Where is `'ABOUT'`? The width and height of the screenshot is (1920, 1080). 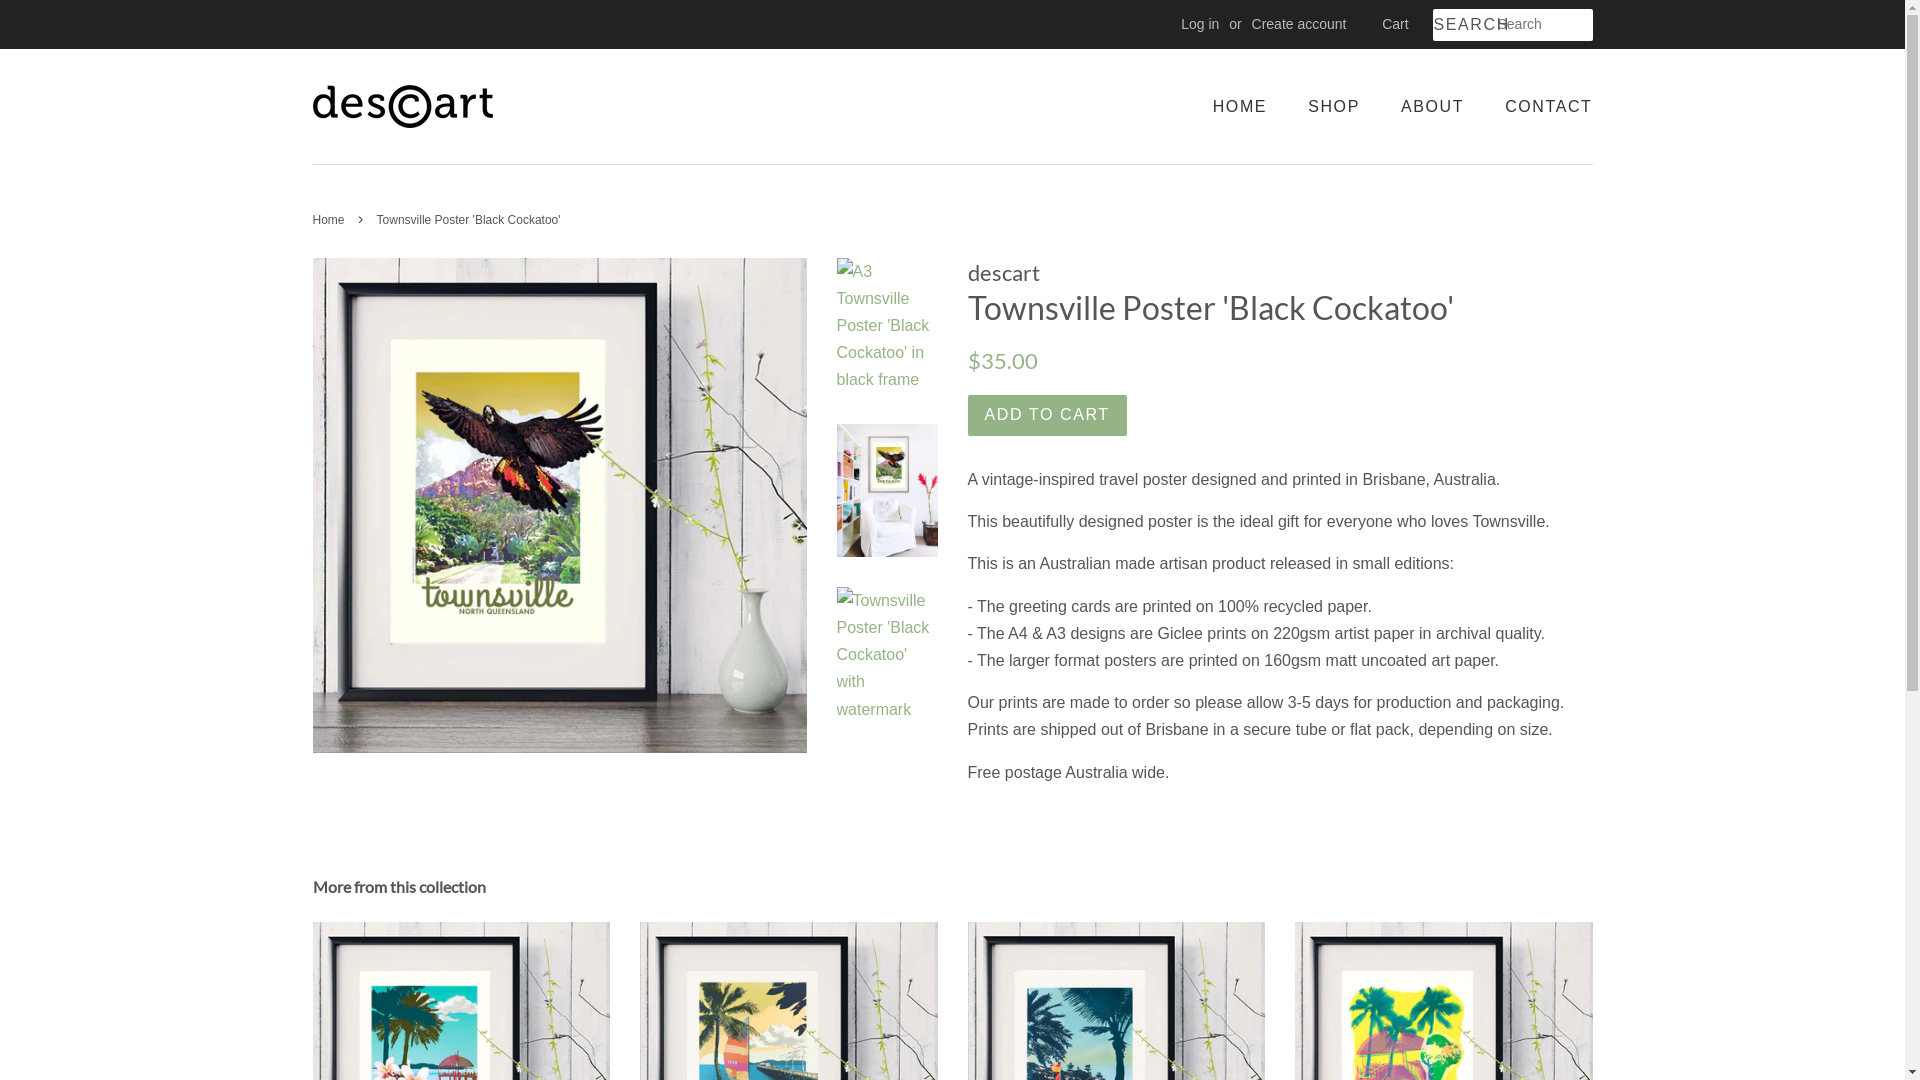
'ABOUT' is located at coordinates (1434, 106).